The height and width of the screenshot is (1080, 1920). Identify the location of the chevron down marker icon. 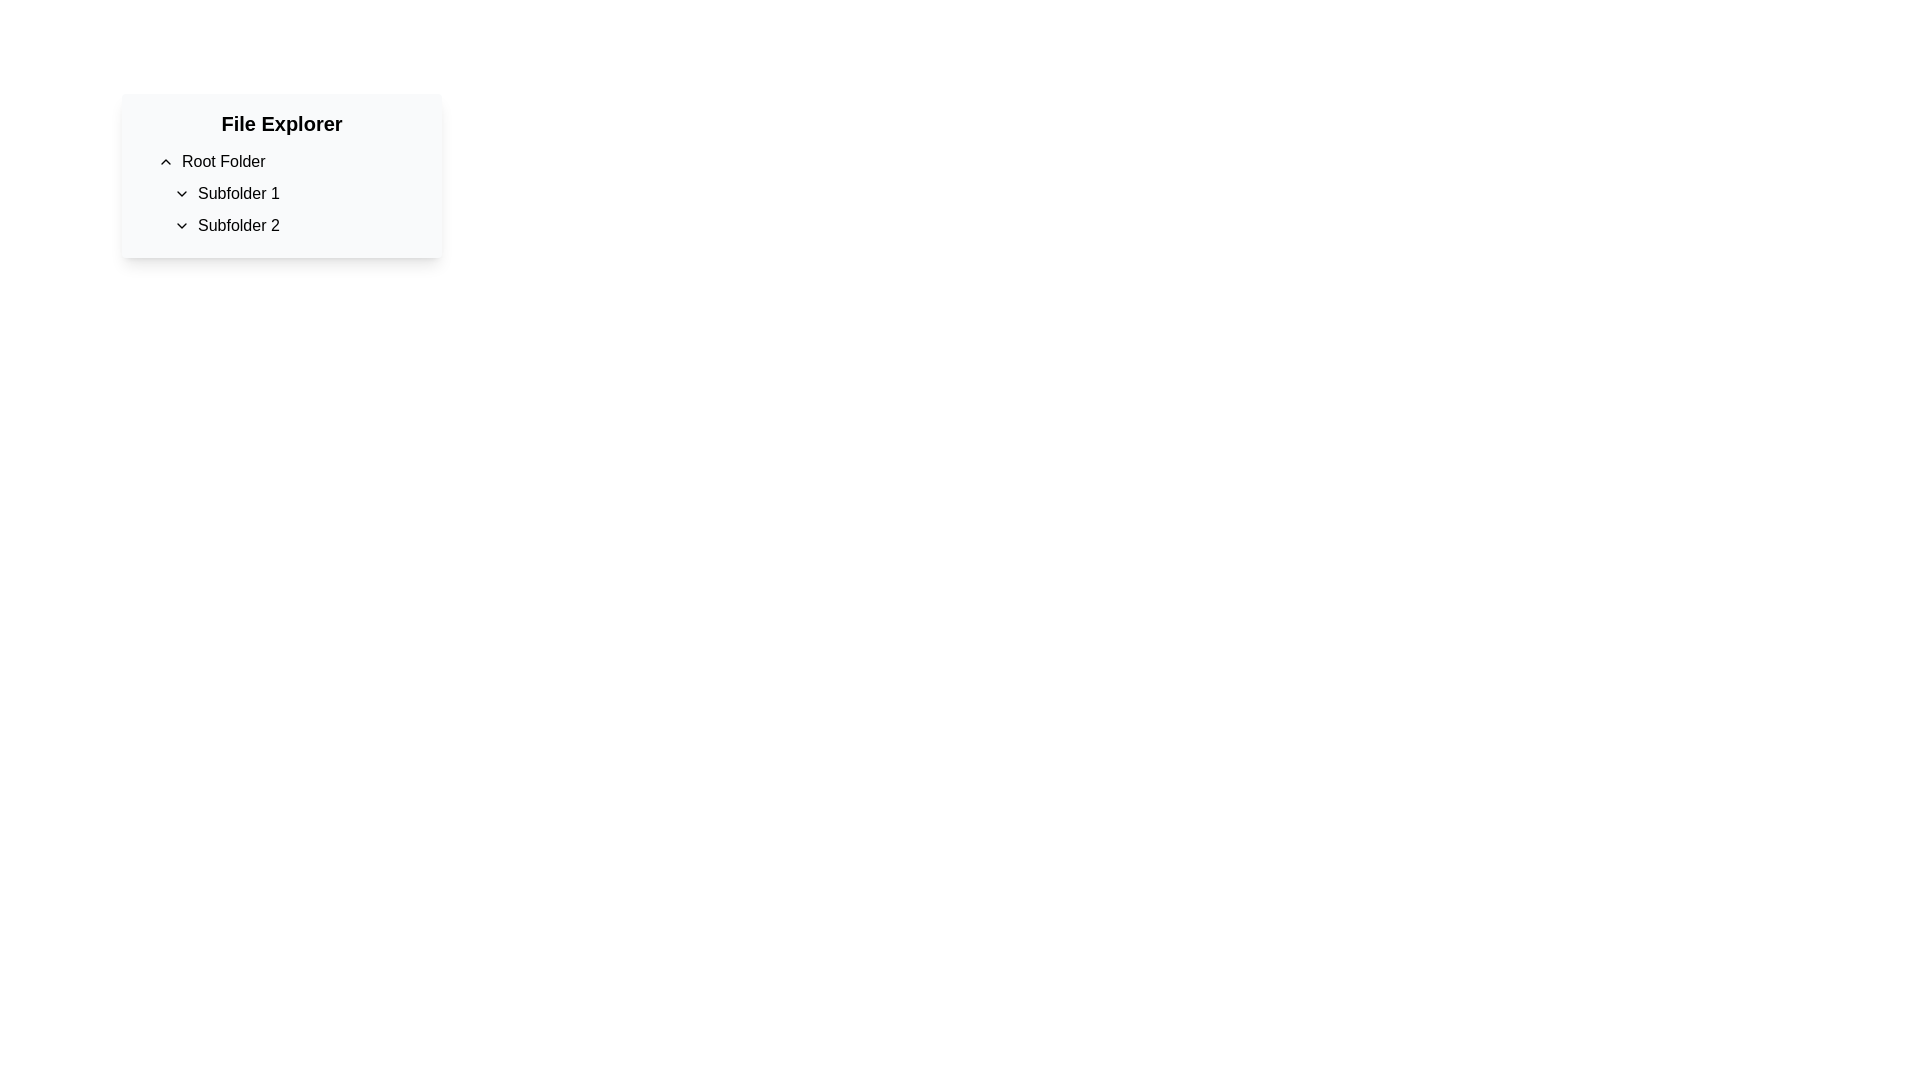
(182, 225).